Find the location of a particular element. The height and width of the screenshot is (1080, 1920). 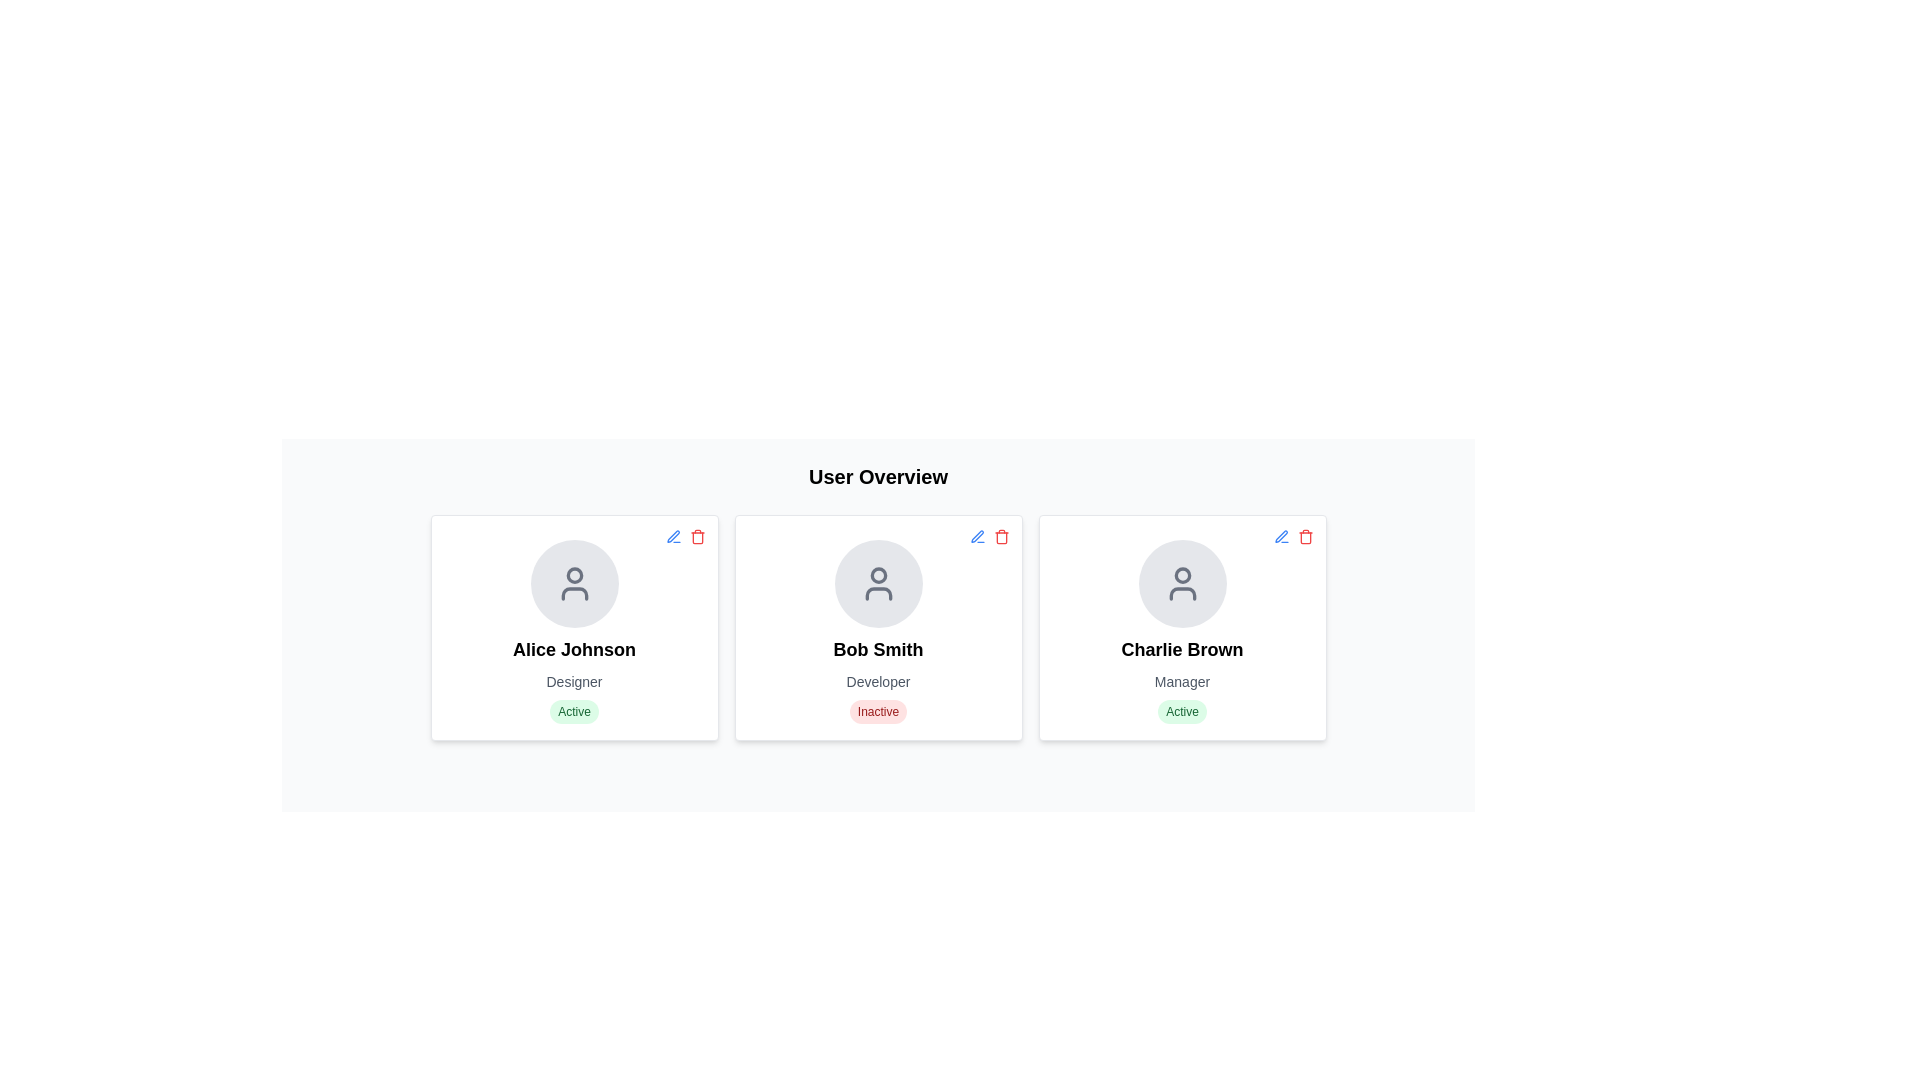

the 'Active' badge representing the status of 'Alice Johnson' in the User Overview section is located at coordinates (573, 711).